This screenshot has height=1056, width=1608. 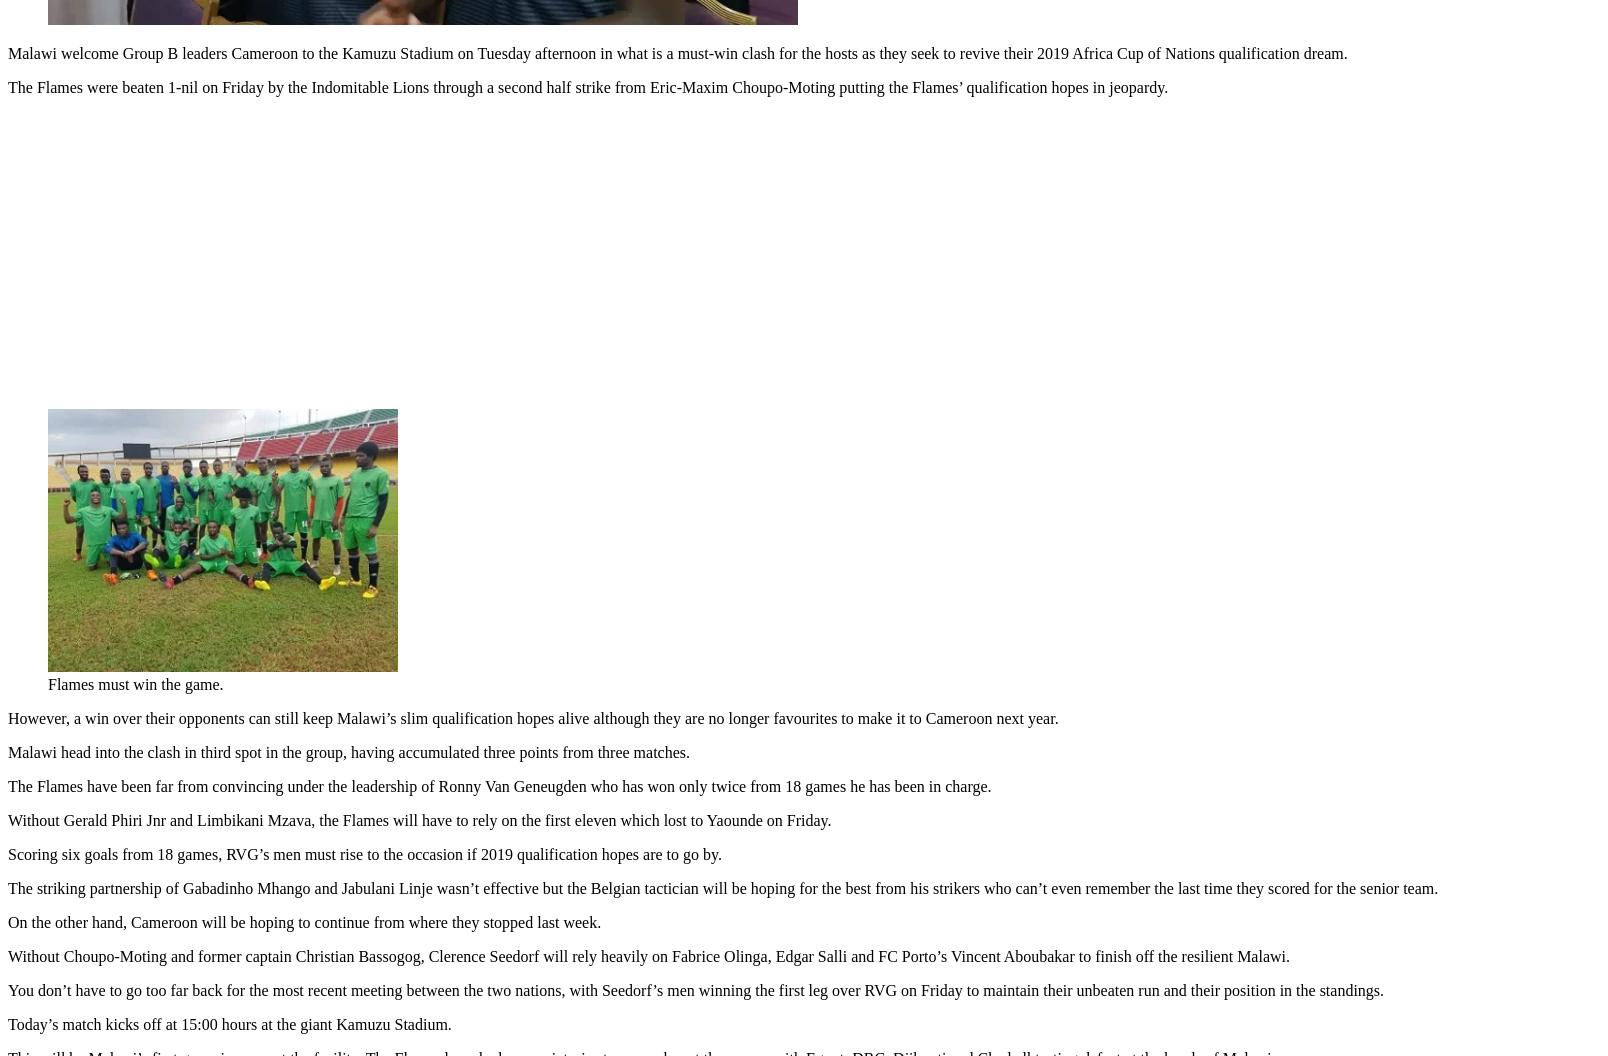 I want to click on 'The Flames have been far from convincing under the leadership of Ronny Van Geneugden who has won only twice from 18 games he has been in charge.', so click(x=7, y=781).